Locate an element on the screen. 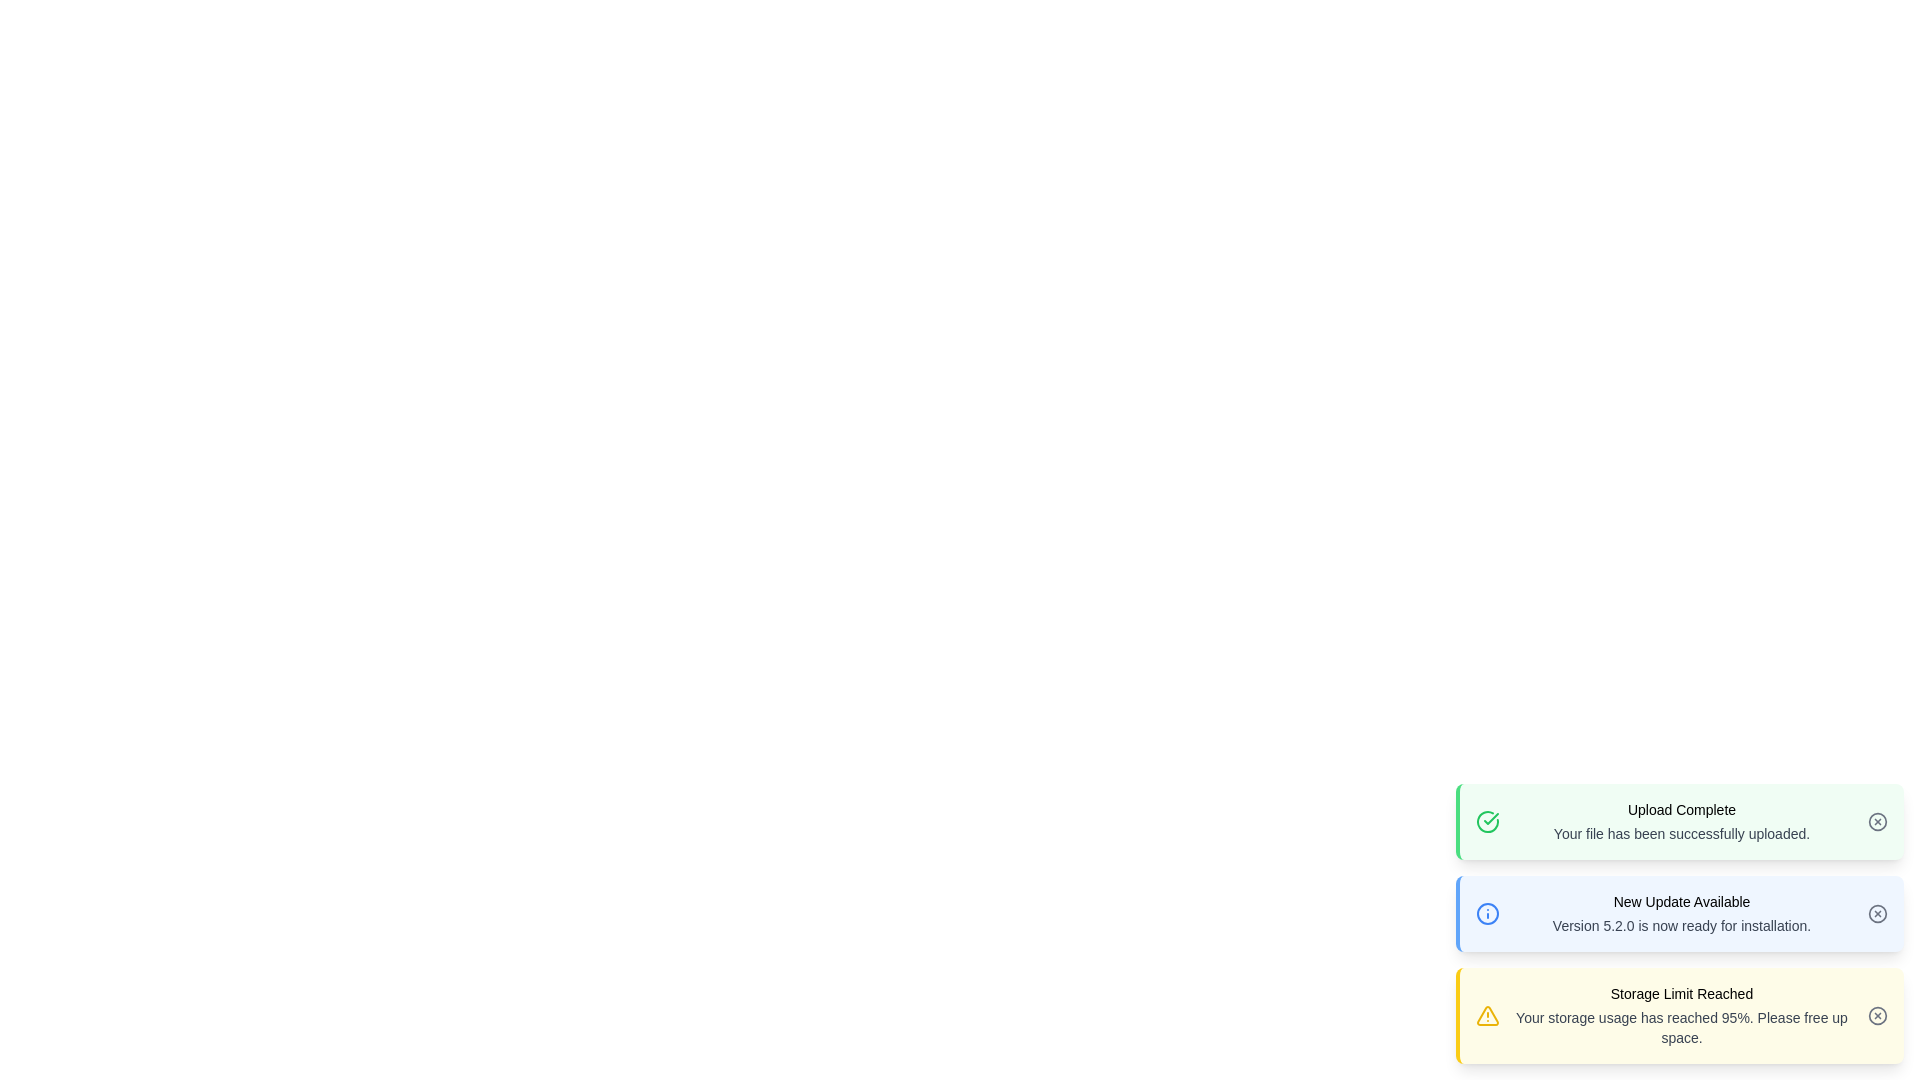  the title text of the warning notification informing about storage limits being reached, located at the bottom of the notification stack is located at coordinates (1680, 994).